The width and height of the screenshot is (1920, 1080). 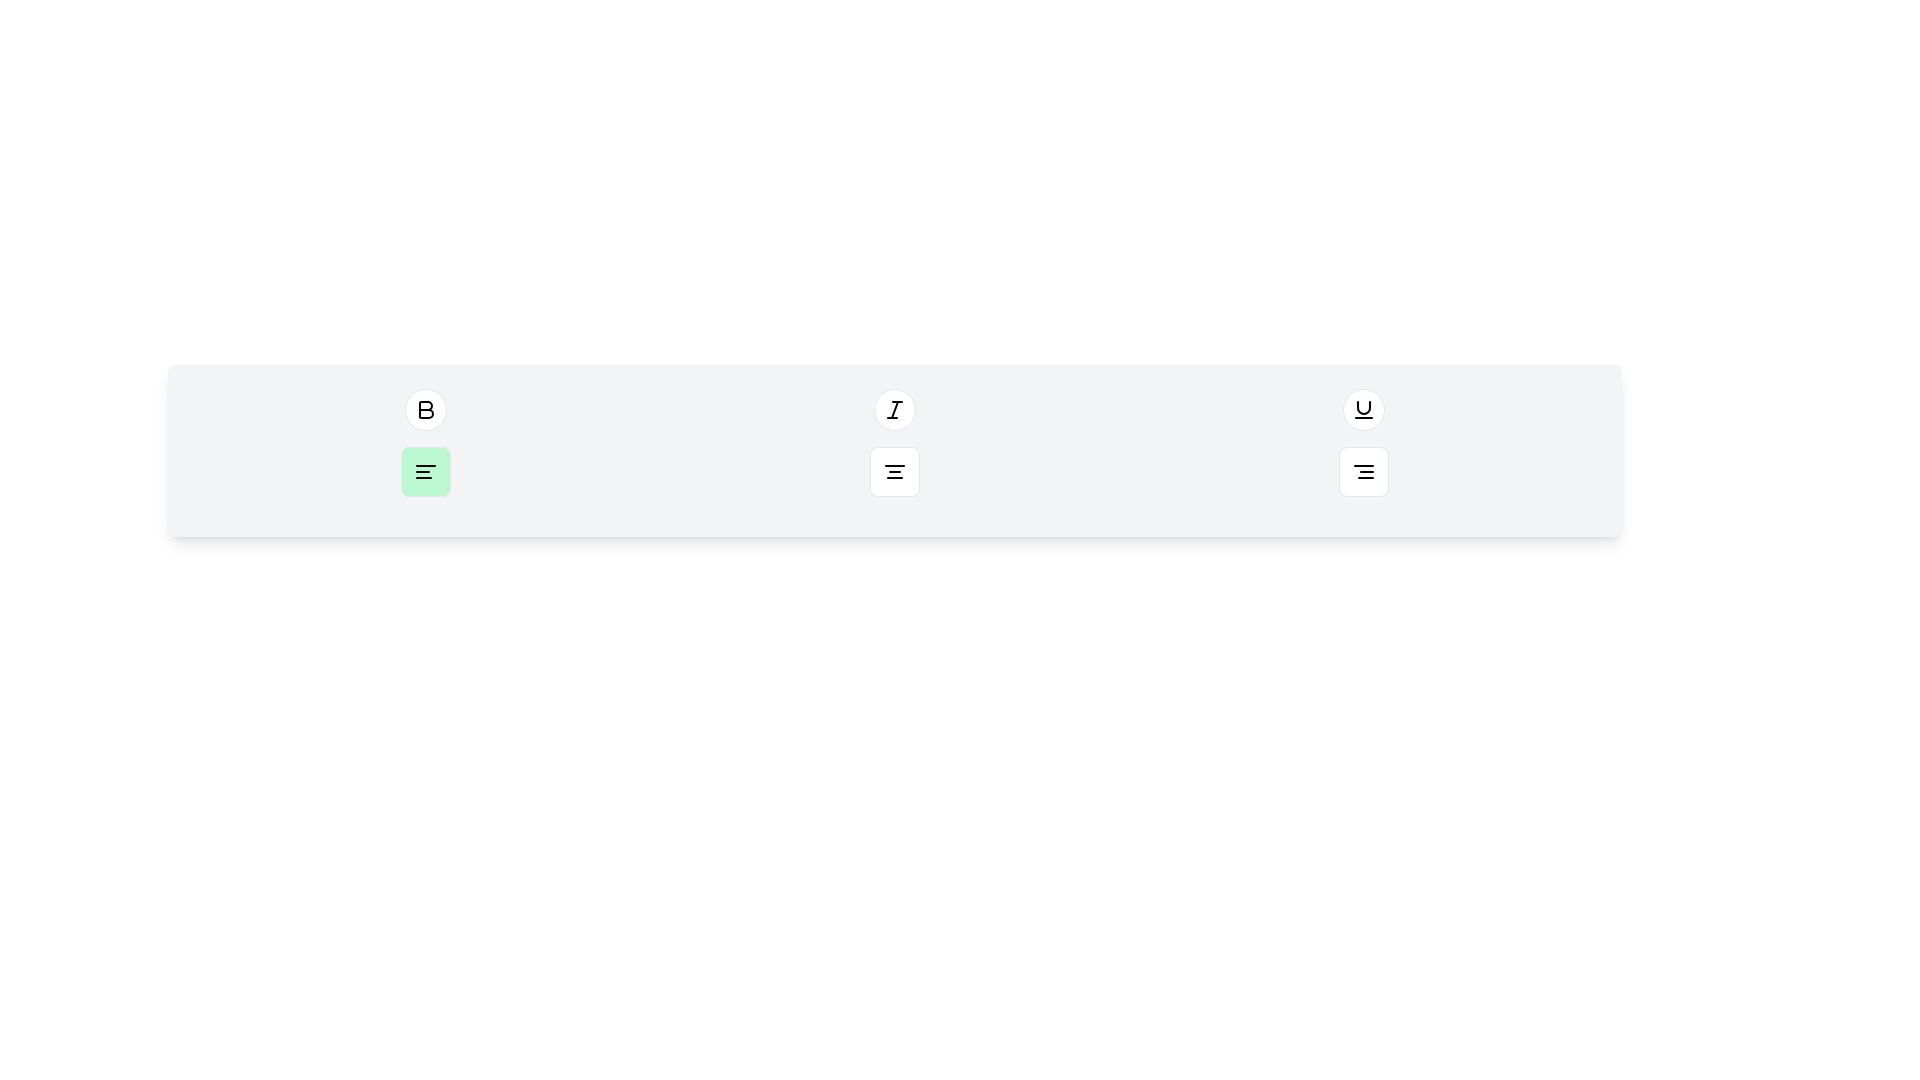 I want to click on the bold 'B' icon located at the center of its circular button in the formatting option icons toolbar for accessibility navigation, so click(x=425, y=408).